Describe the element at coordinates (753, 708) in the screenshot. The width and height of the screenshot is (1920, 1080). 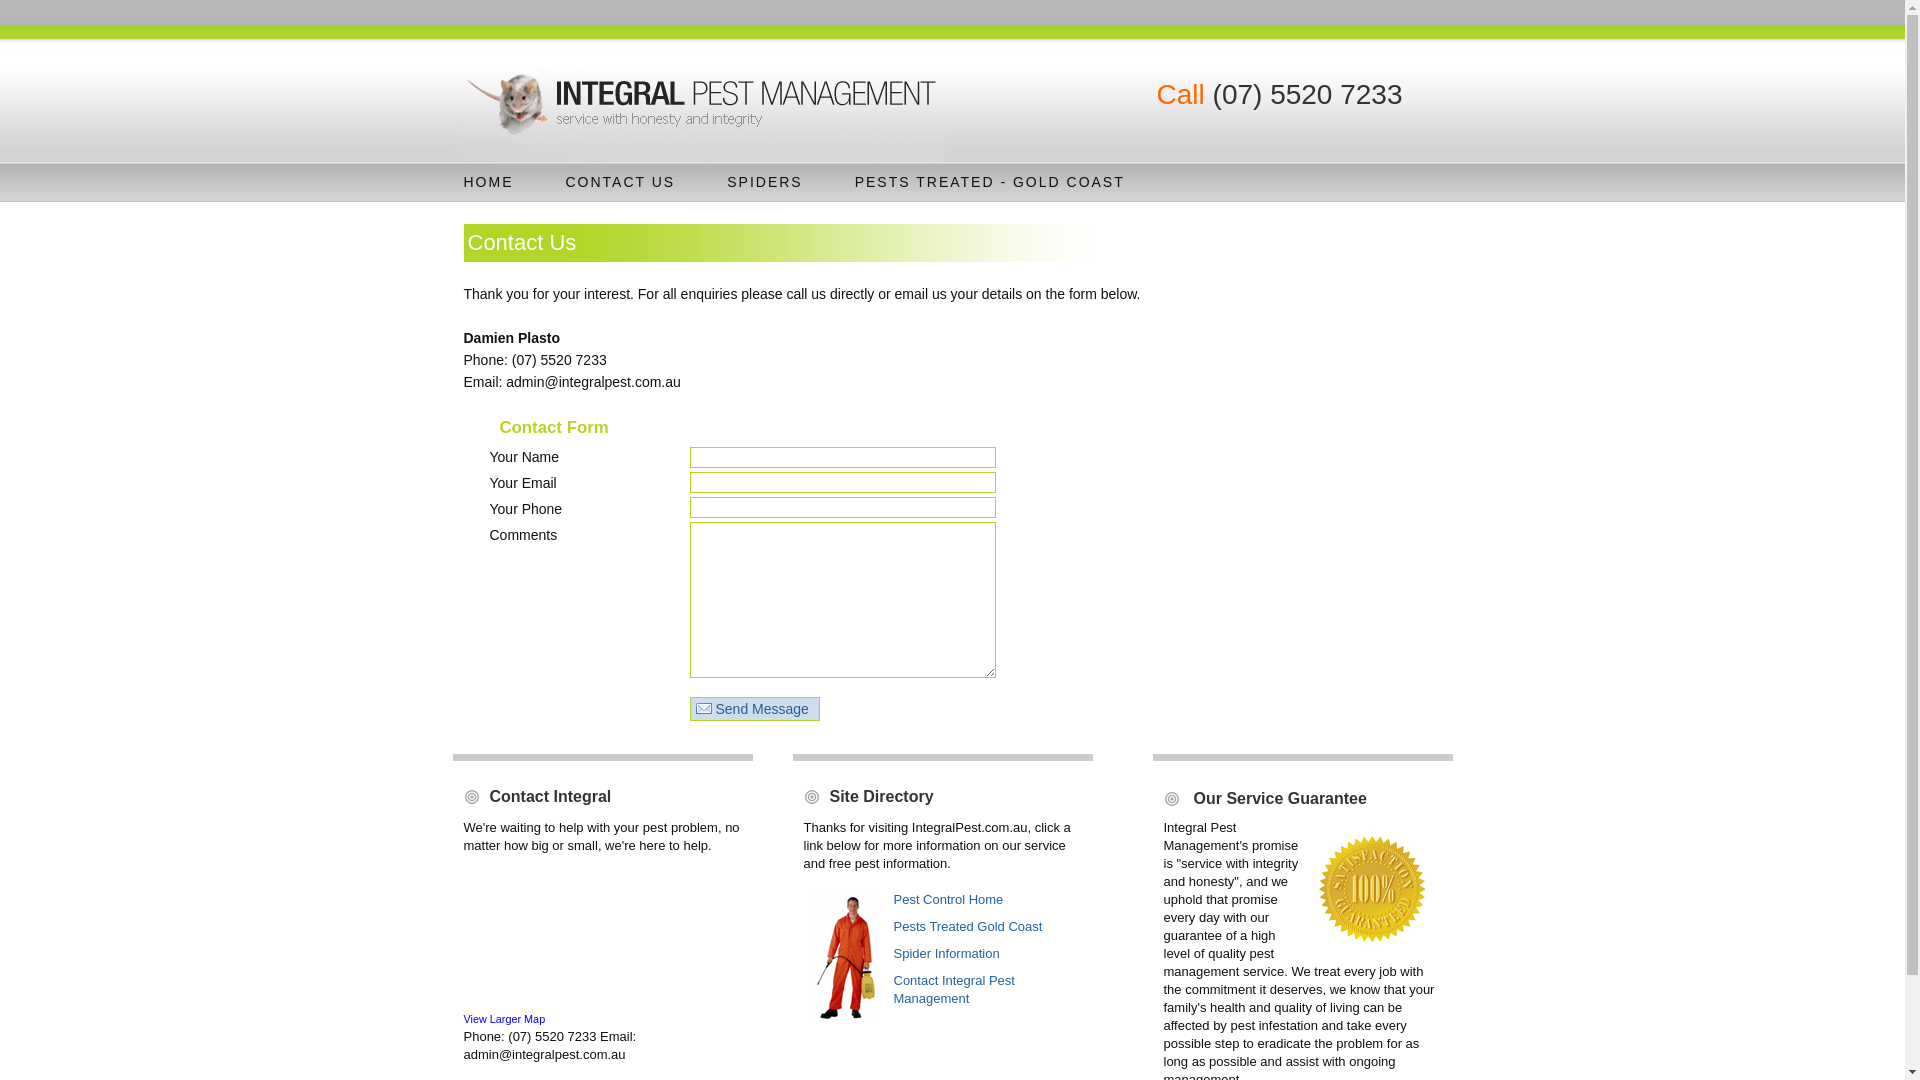
I see `'Send Message'` at that location.